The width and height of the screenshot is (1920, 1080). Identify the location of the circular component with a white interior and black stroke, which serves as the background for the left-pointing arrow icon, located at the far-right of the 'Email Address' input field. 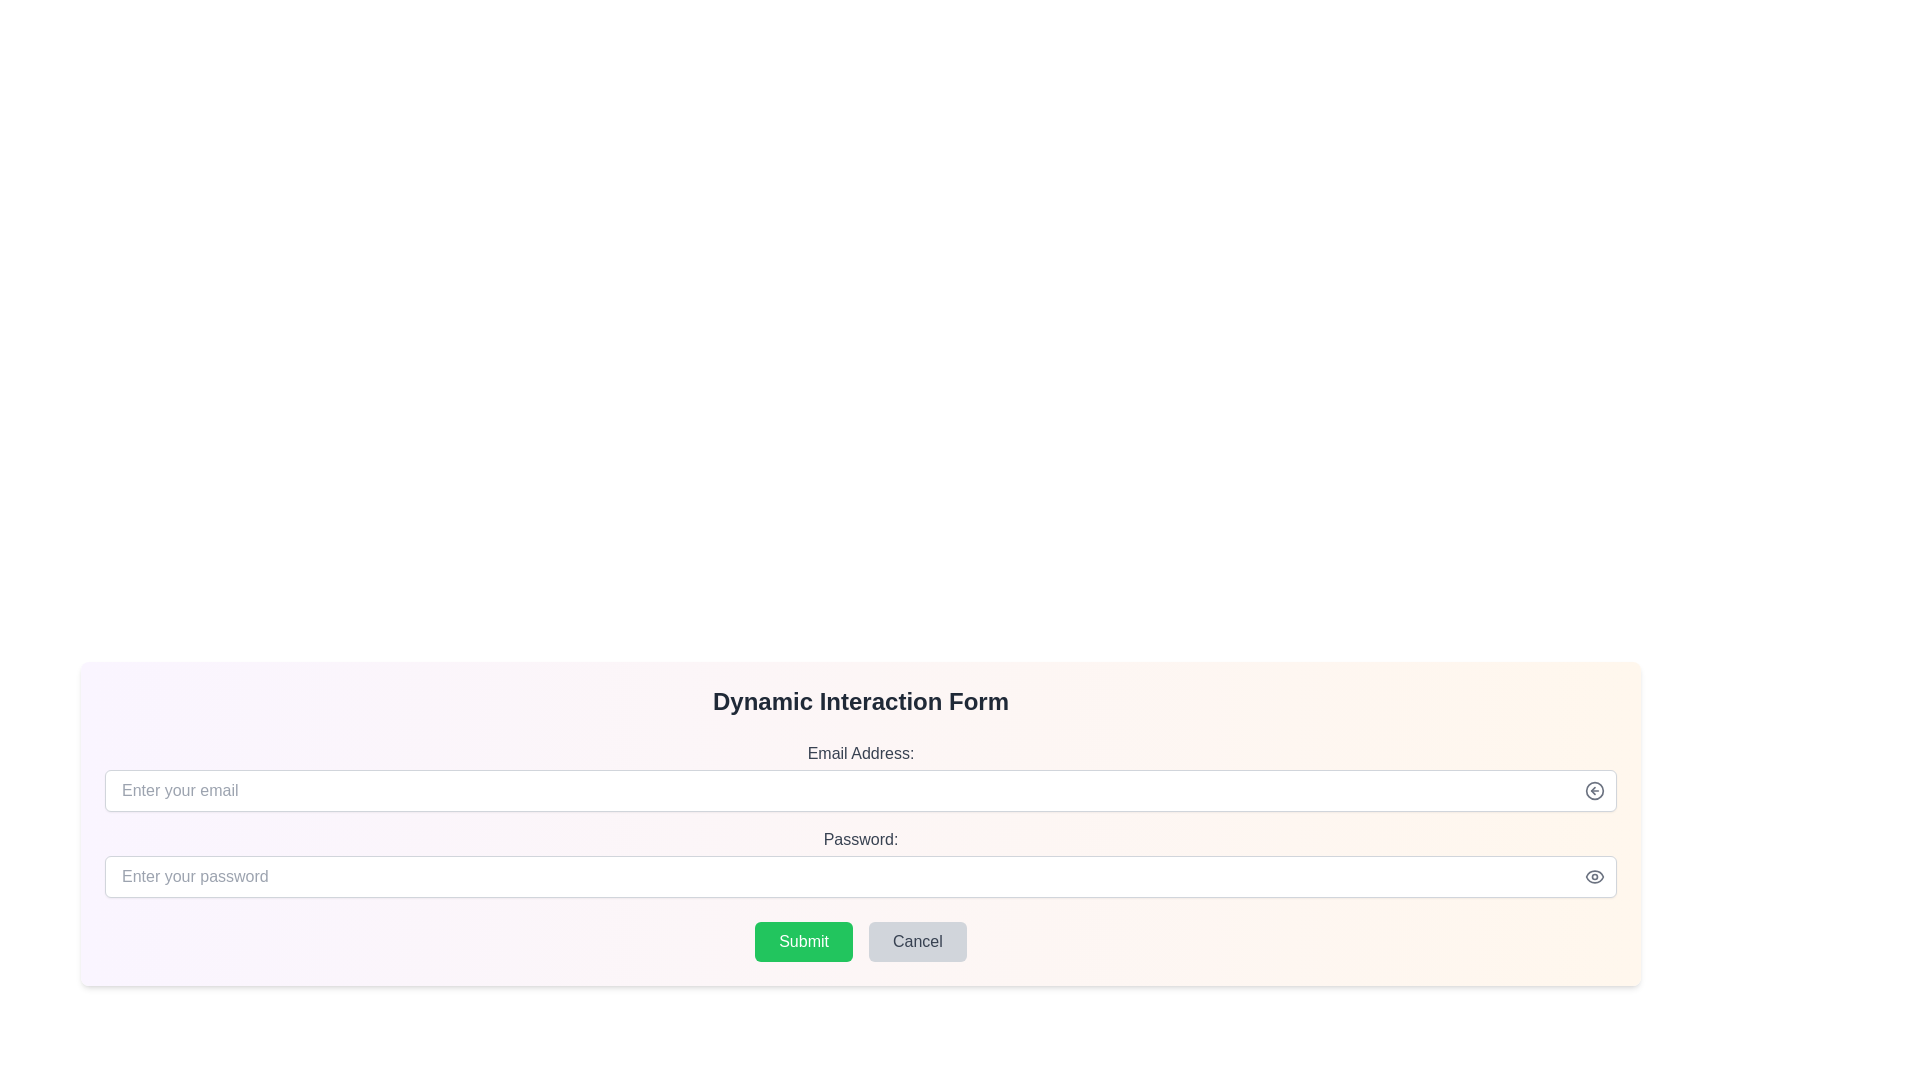
(1593, 789).